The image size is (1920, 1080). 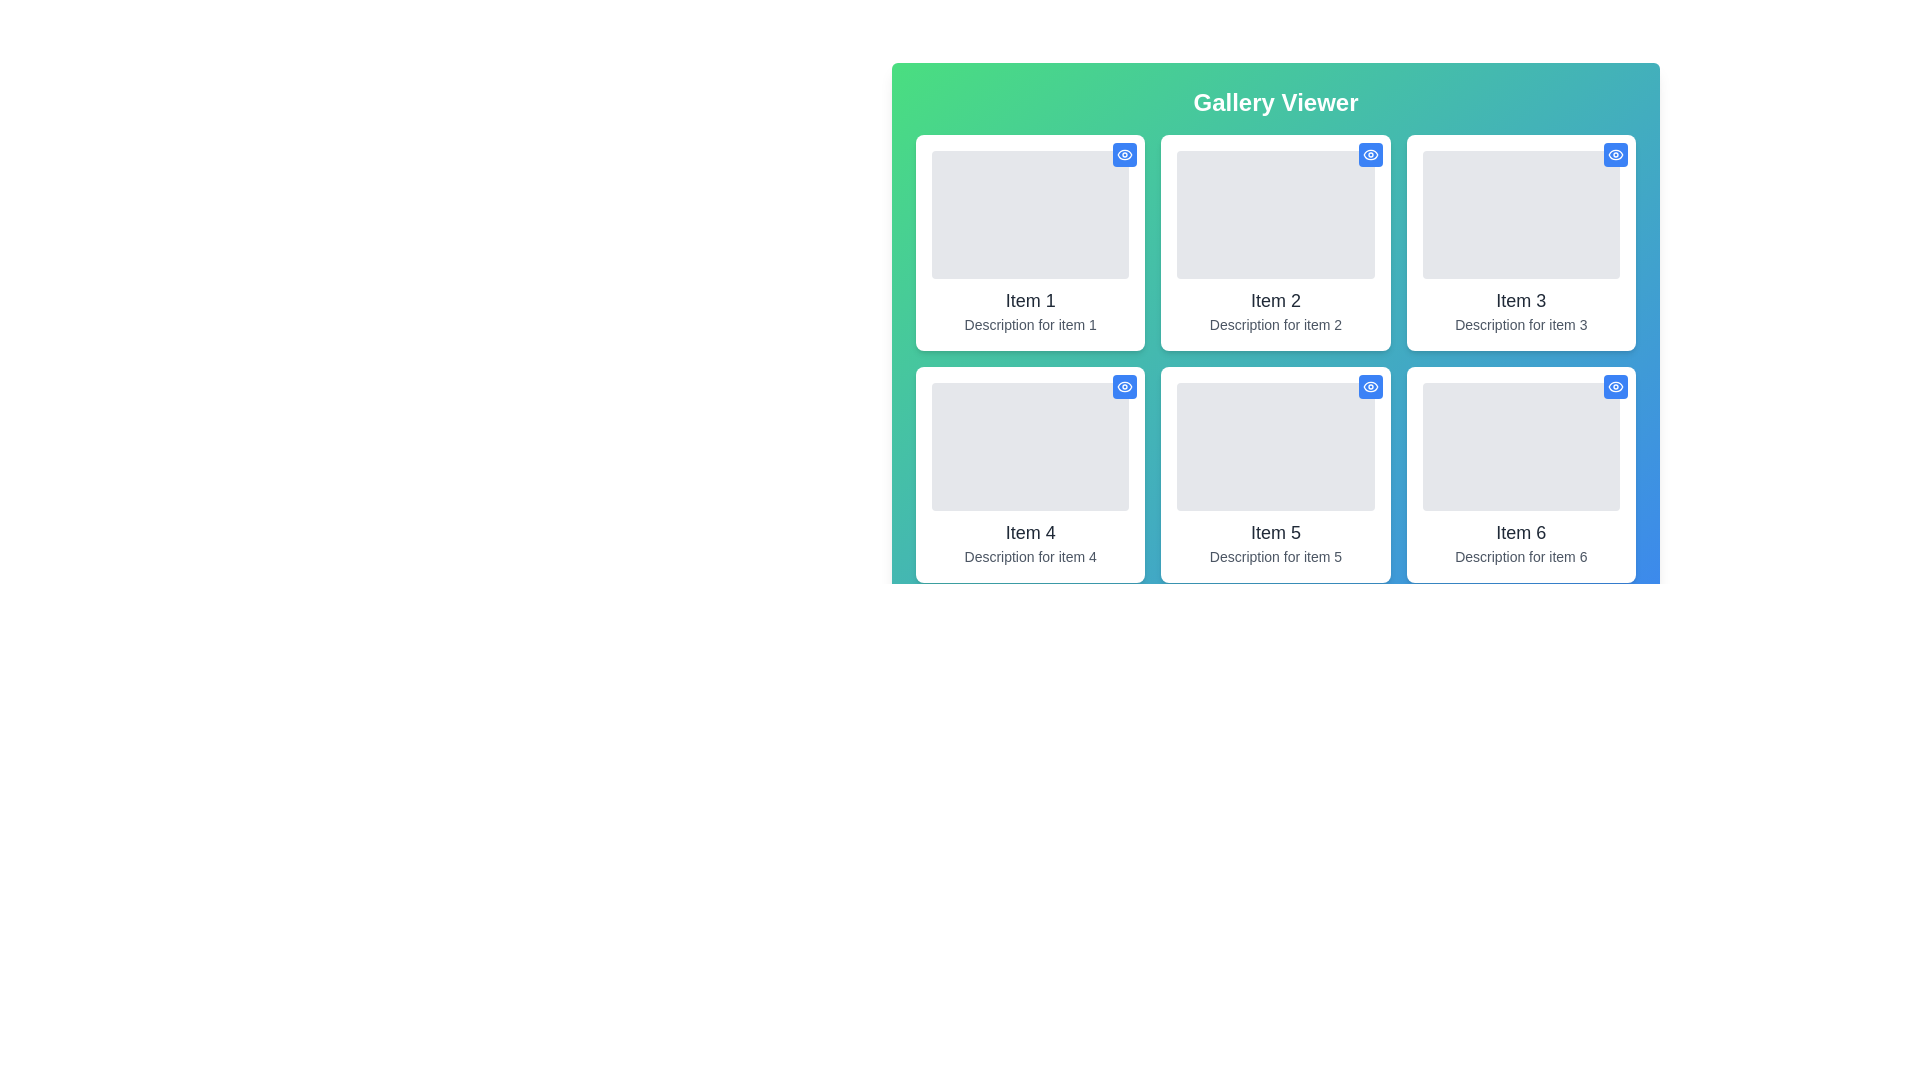 I want to click on the image placeholder located at the upper part of the card titled 'Item 3', so click(x=1520, y=215).